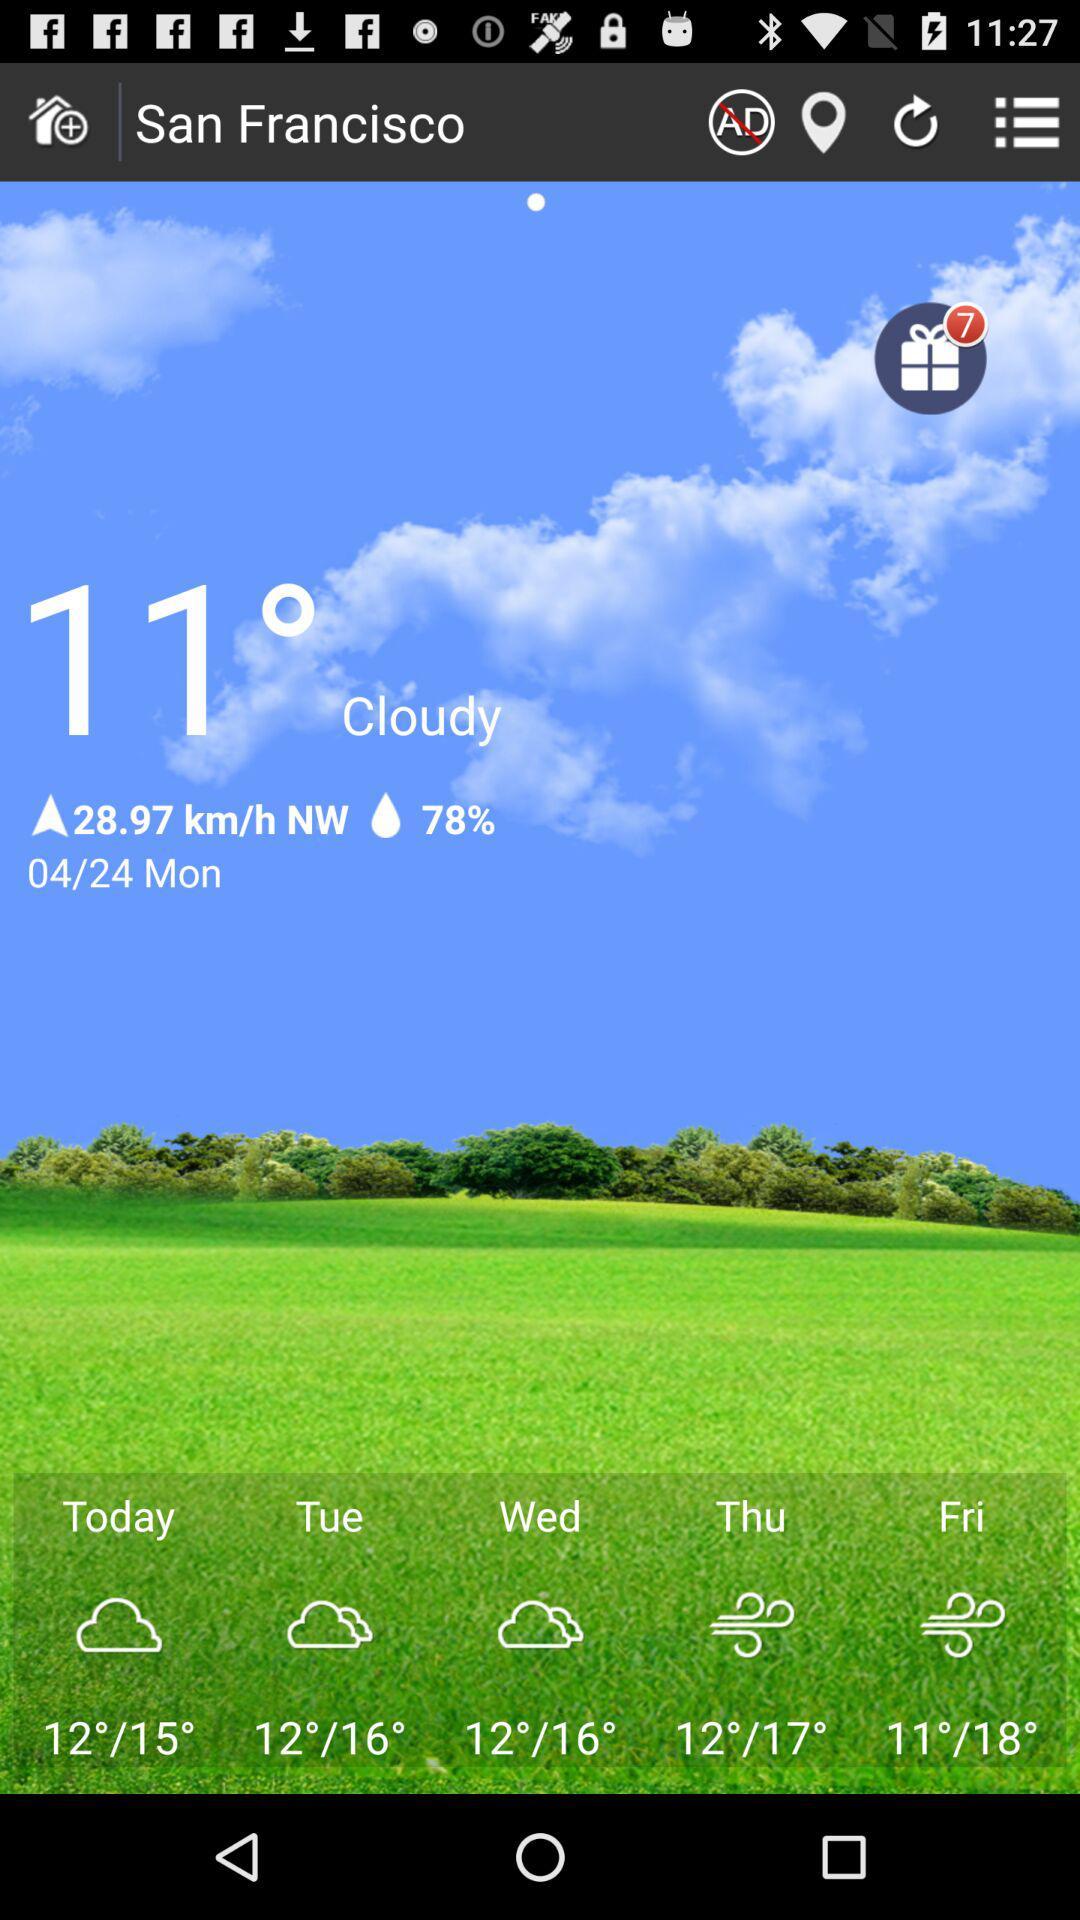  Describe the element at coordinates (58, 129) in the screenshot. I see `the home icon` at that location.